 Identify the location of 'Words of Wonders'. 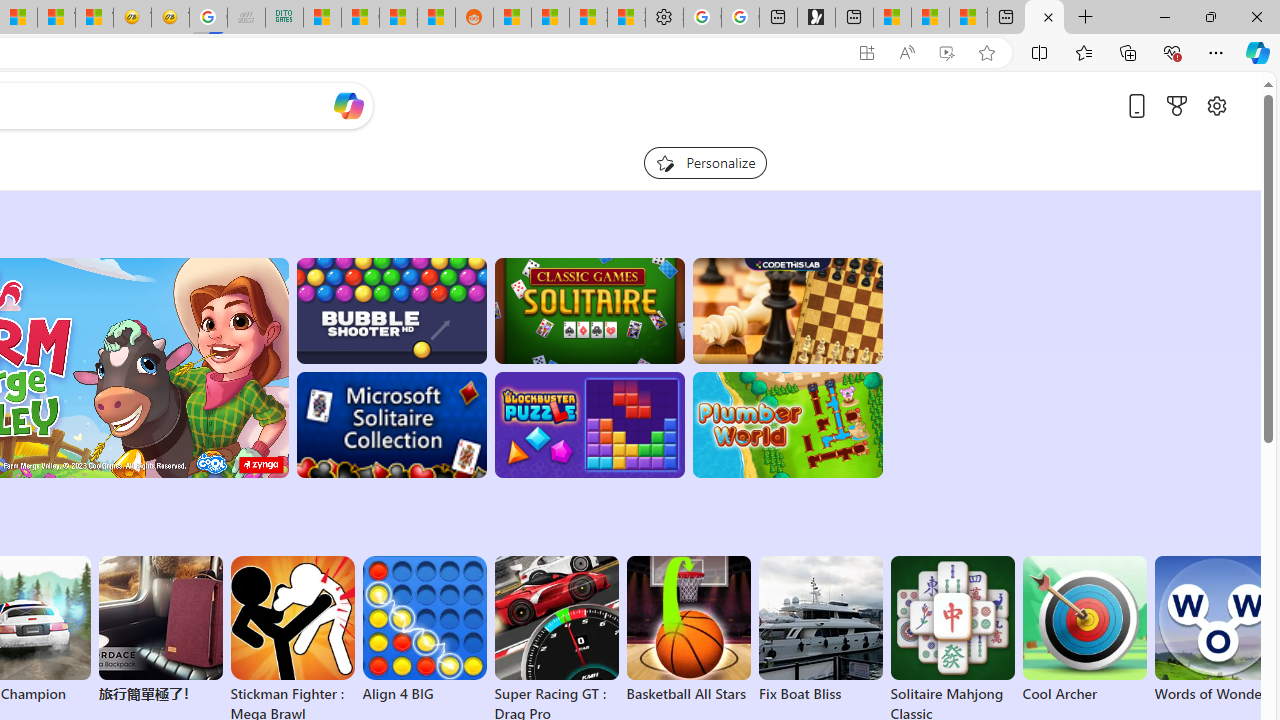
(1215, 630).